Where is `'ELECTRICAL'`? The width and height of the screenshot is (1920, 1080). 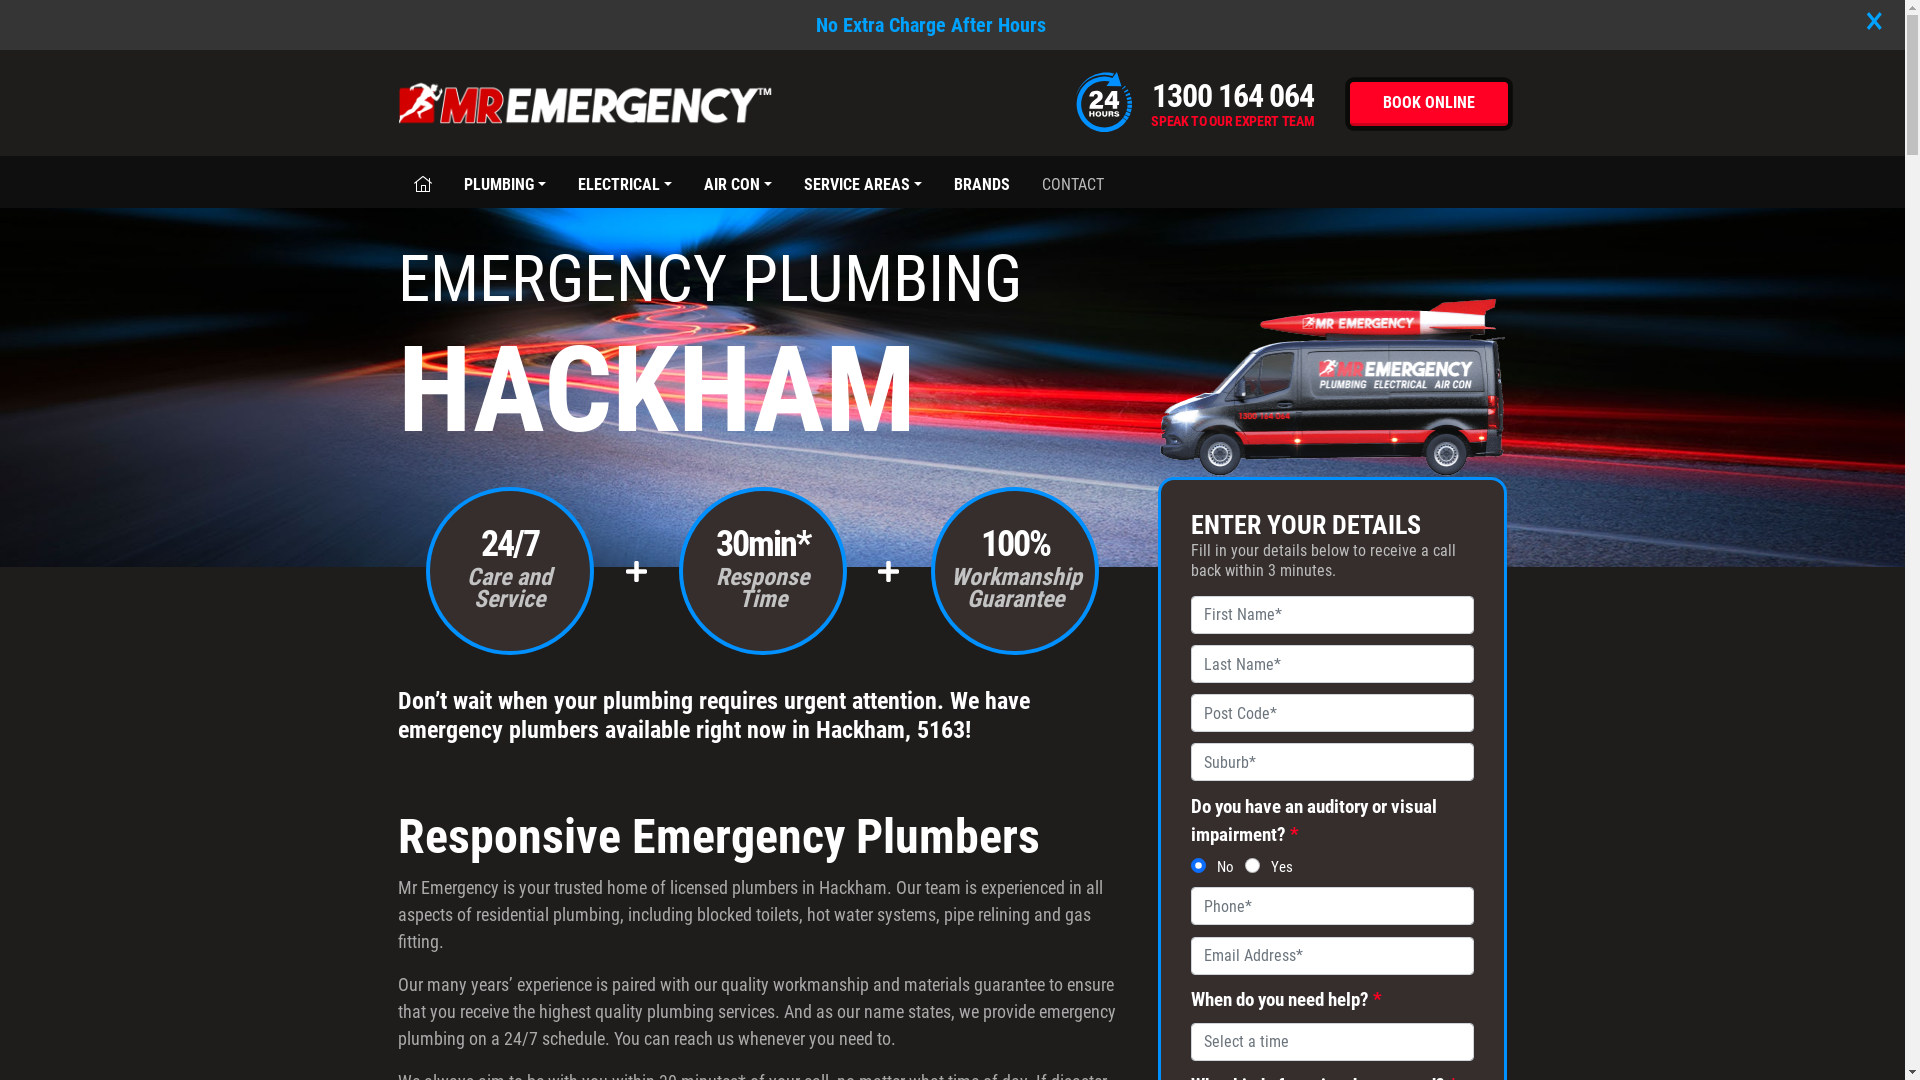 'ELECTRICAL' is located at coordinates (560, 182).